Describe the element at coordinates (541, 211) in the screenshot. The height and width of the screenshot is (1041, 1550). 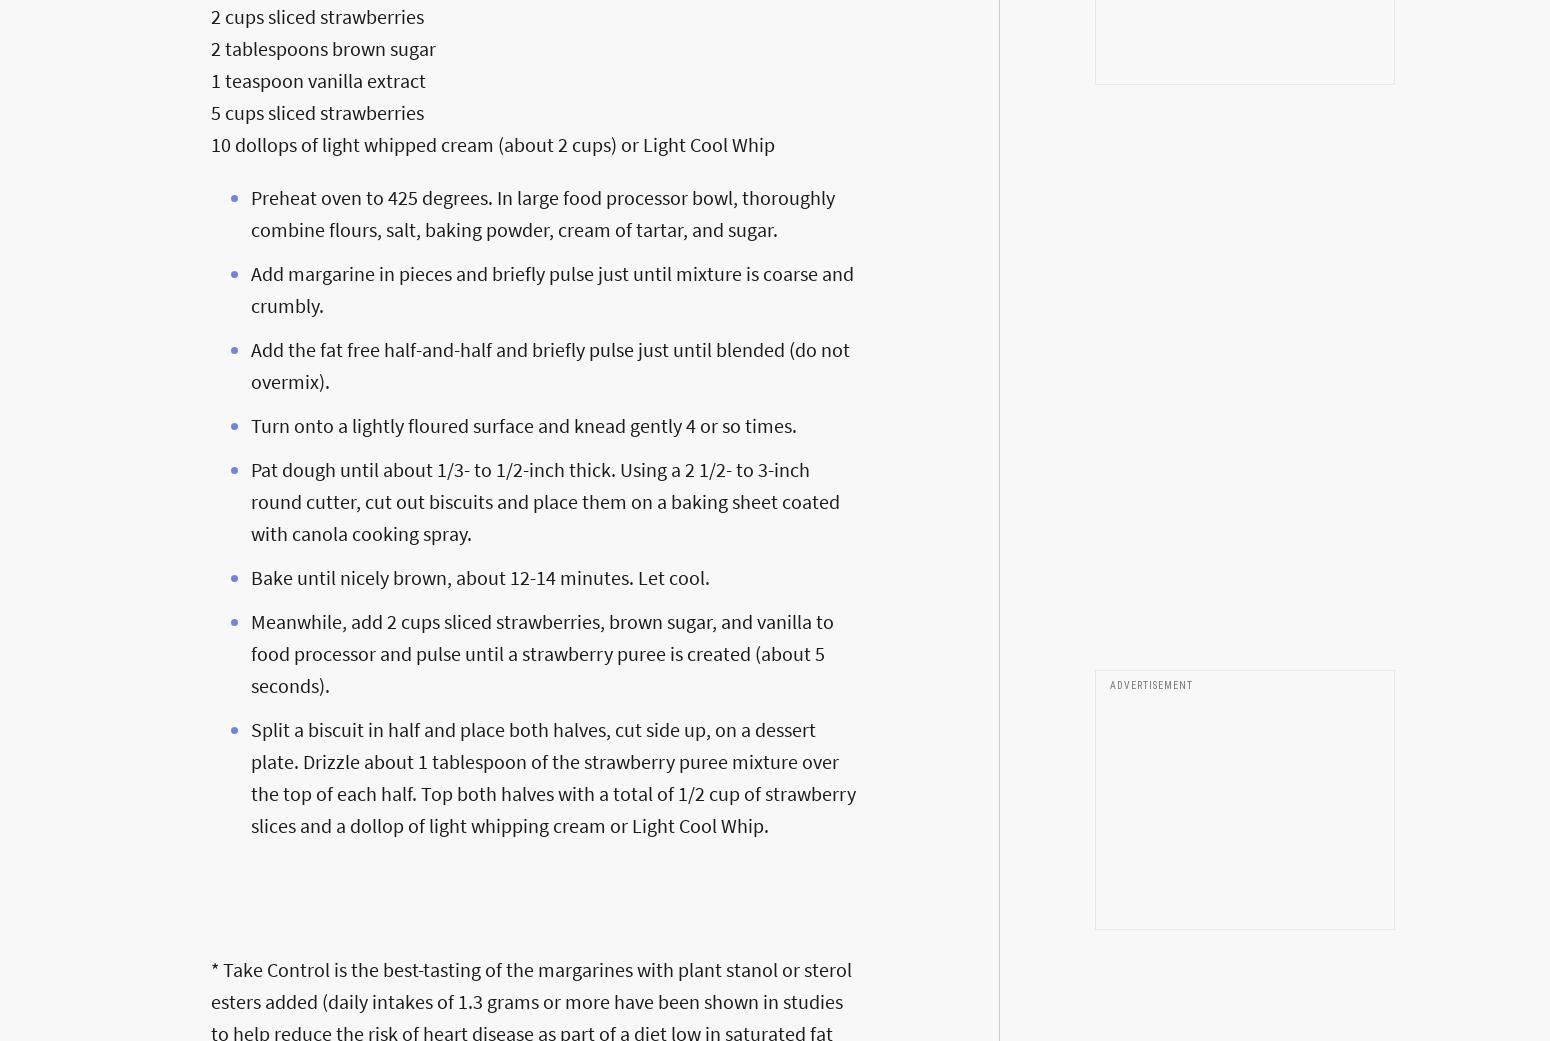
I see `'Preheat oven to 425 degrees. In large food processor bowl, thoroughly combine flours, salt, baking powder, cream of tartar, and sugar.'` at that location.